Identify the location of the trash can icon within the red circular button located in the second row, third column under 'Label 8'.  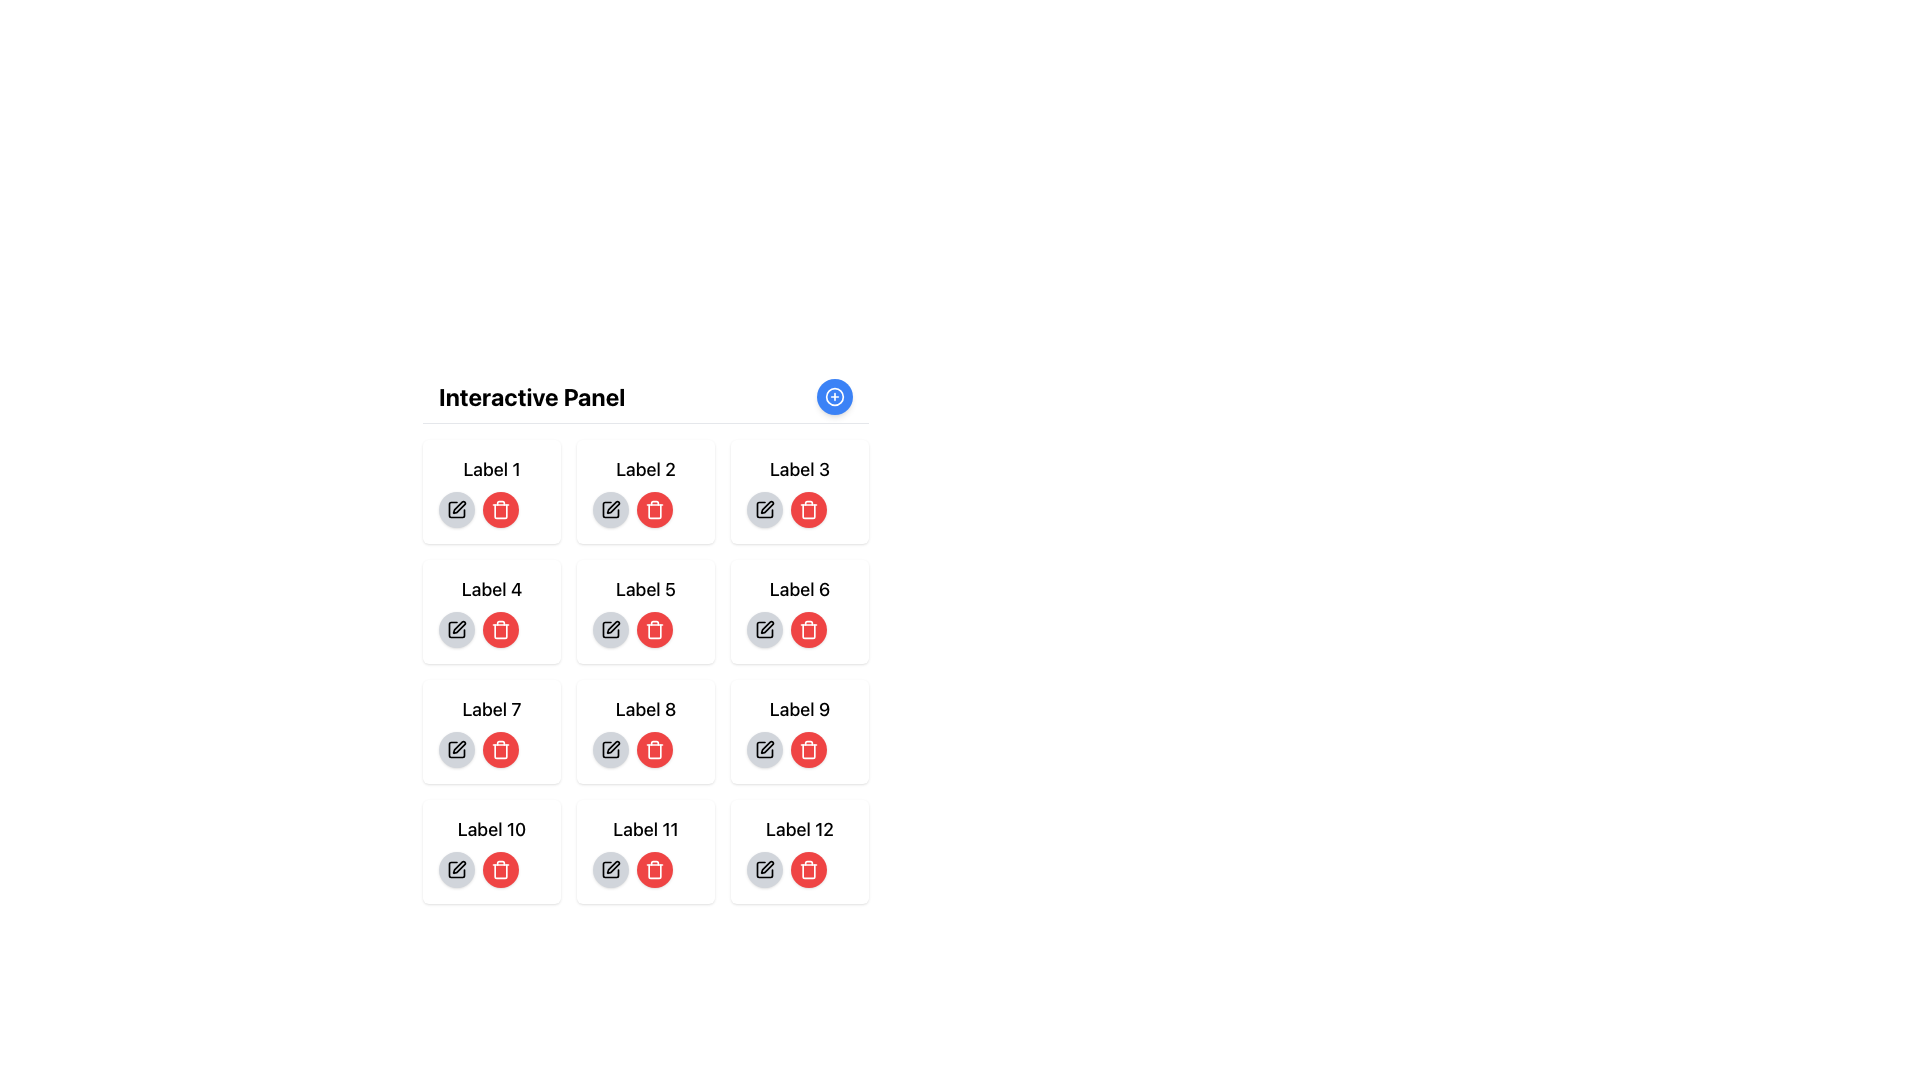
(809, 628).